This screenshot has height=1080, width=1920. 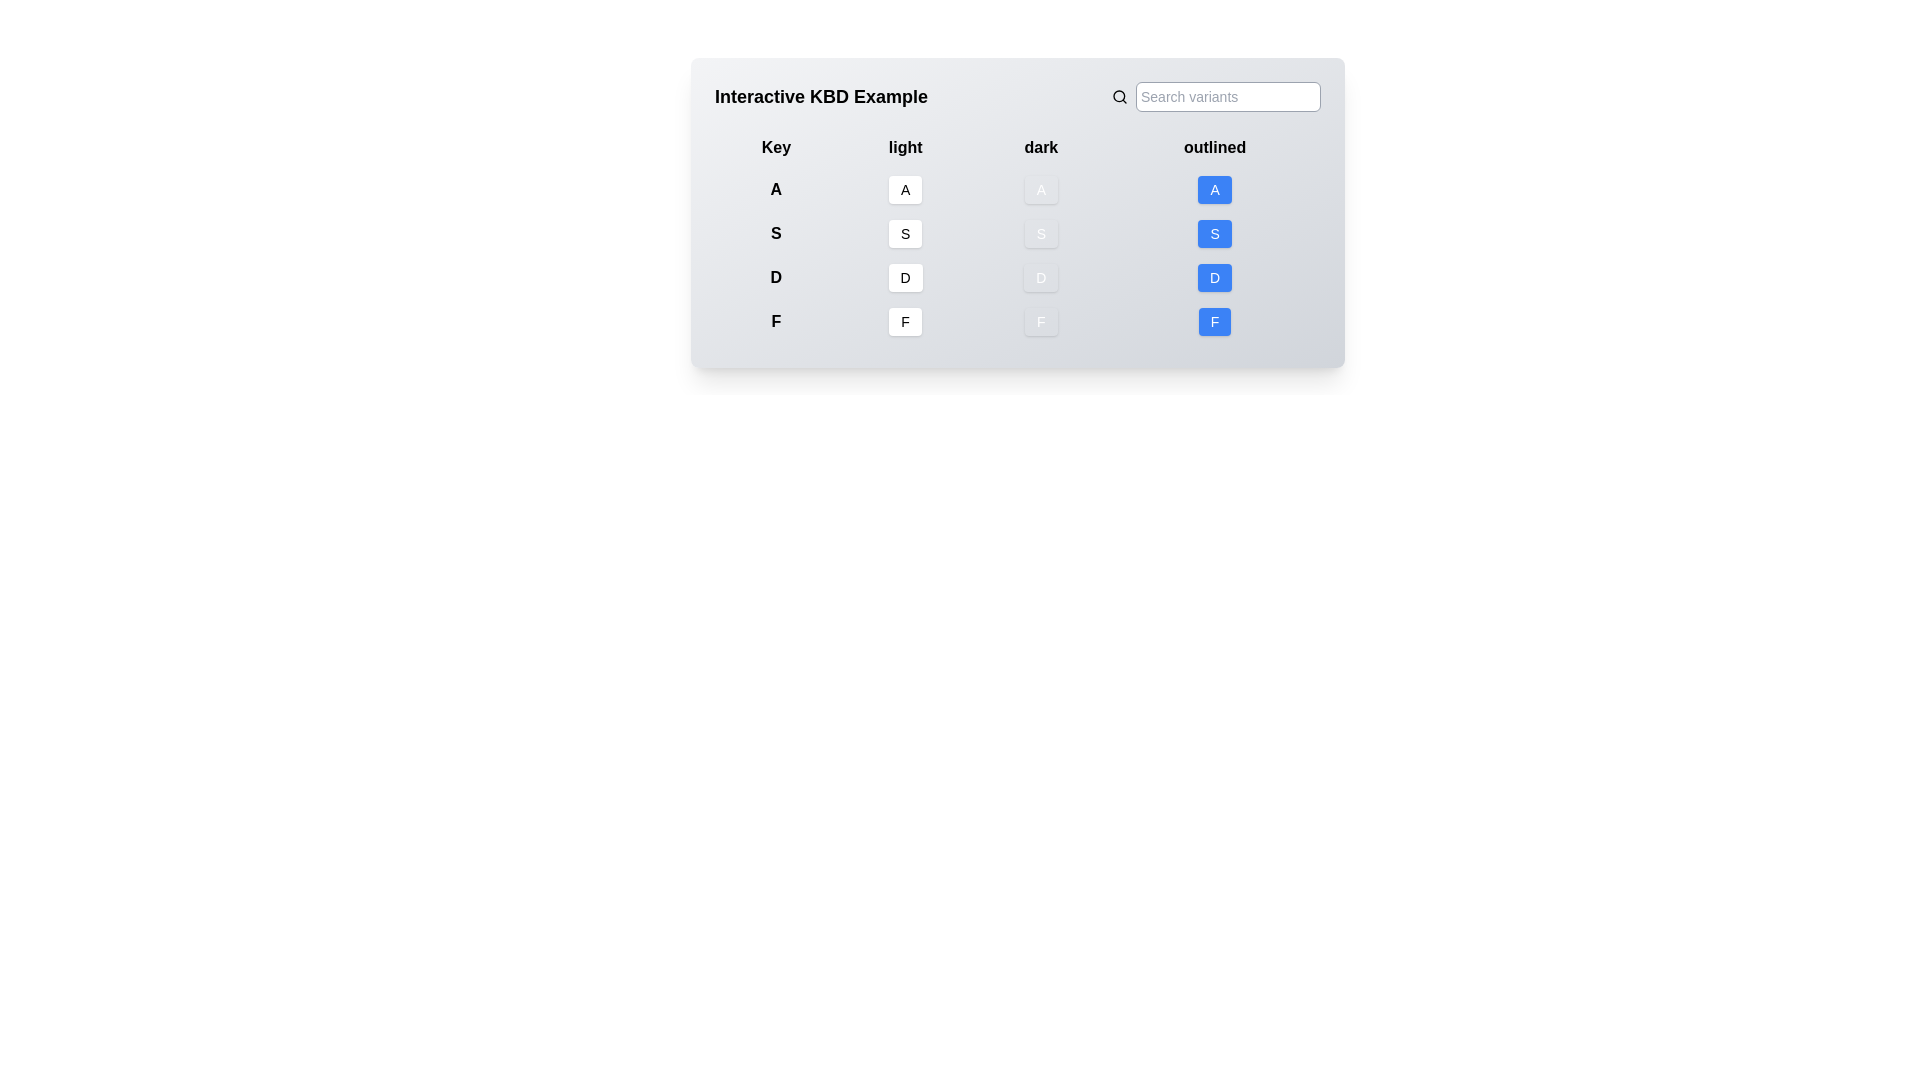 I want to click on the rectangular button with rounded corners, blue background, and white text displaying 'A', located in the first row of the outlined column of the interactive keyboard example interface, so click(x=1214, y=189).